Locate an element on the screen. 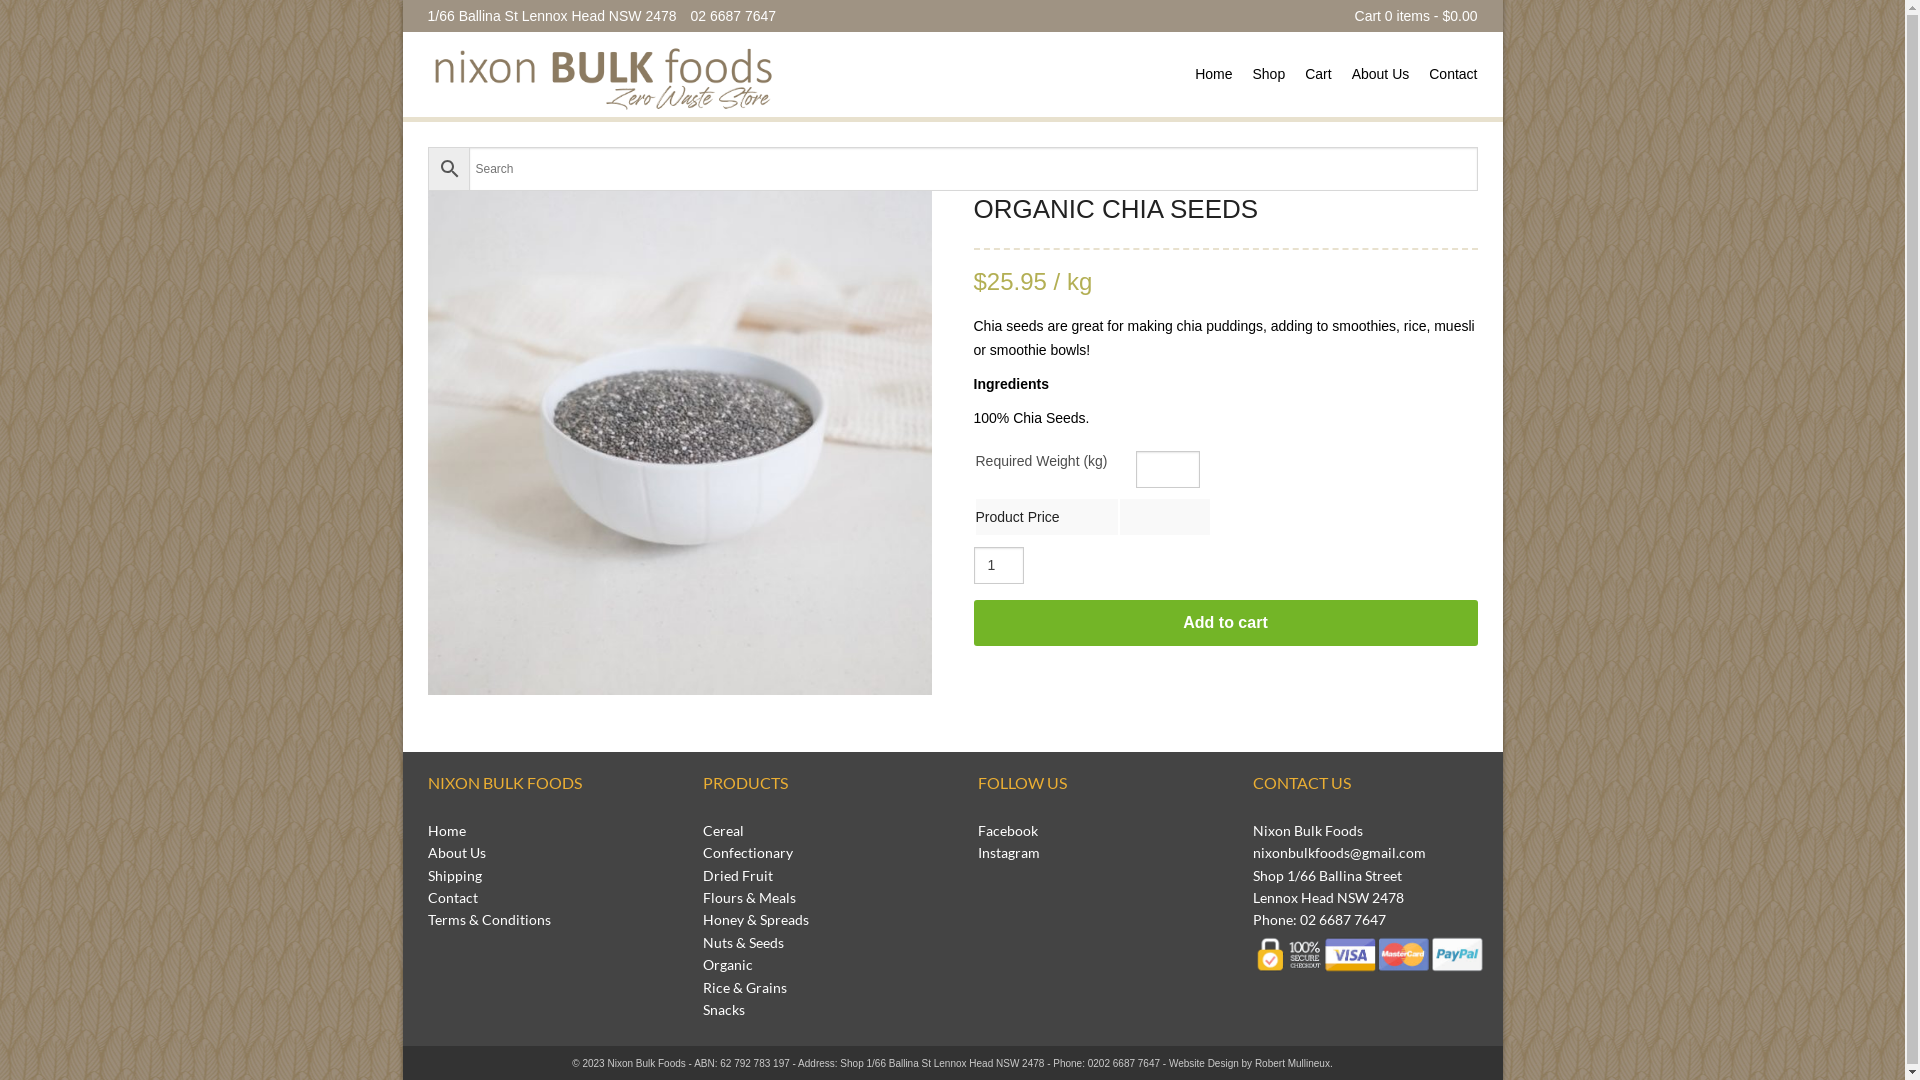 The height and width of the screenshot is (1080, 1920). 'nixonbulkfoods@gmail.com' is located at coordinates (1338, 852).